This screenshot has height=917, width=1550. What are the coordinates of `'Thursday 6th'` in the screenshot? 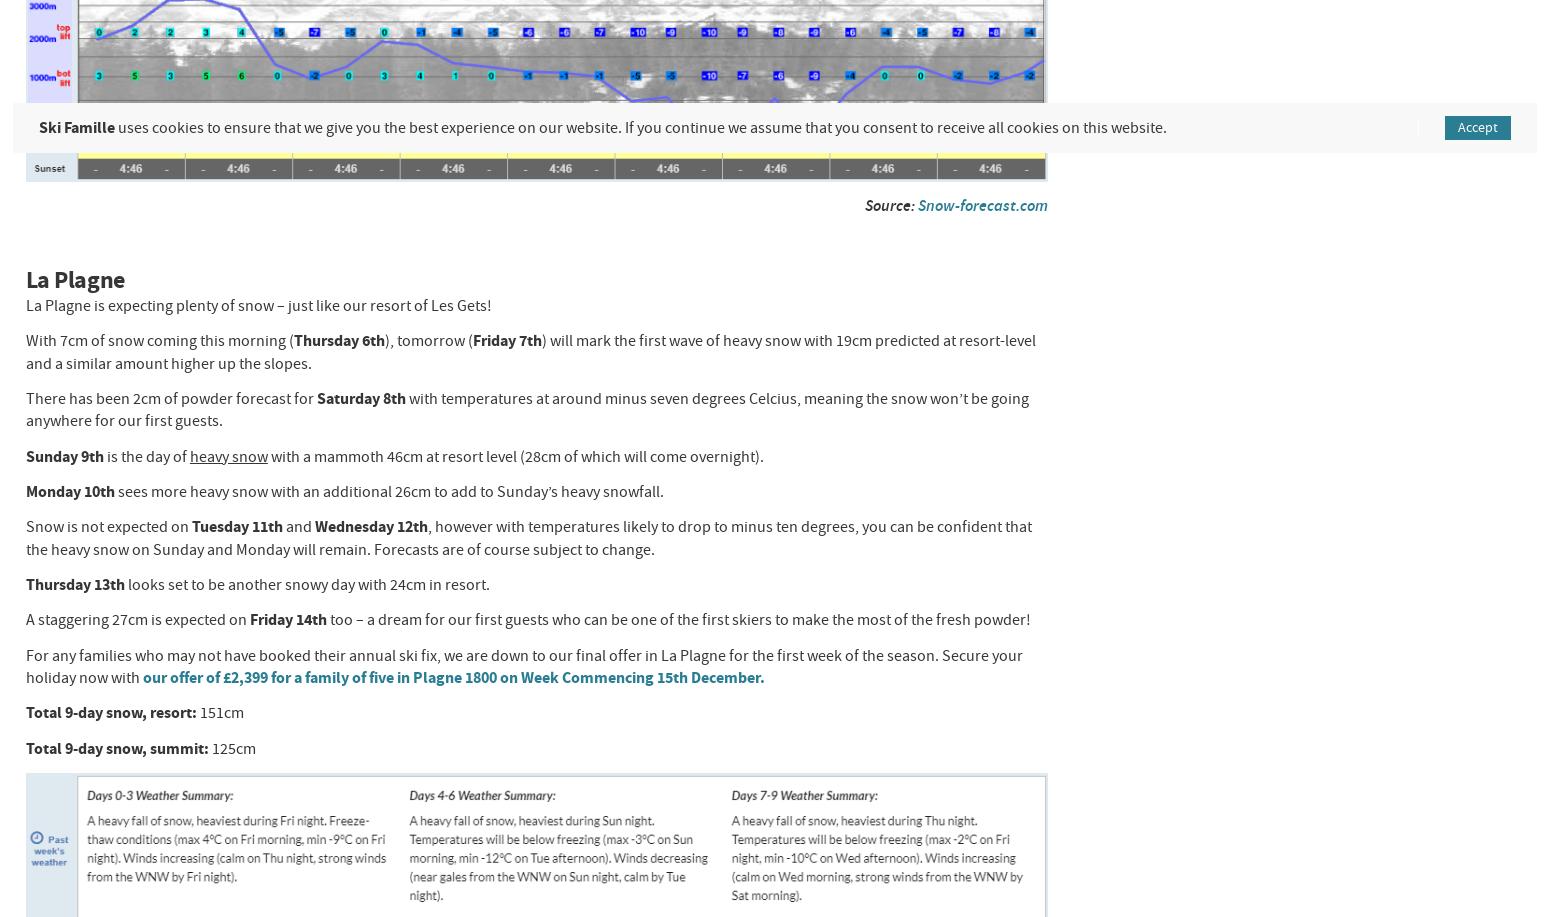 It's located at (337, 339).